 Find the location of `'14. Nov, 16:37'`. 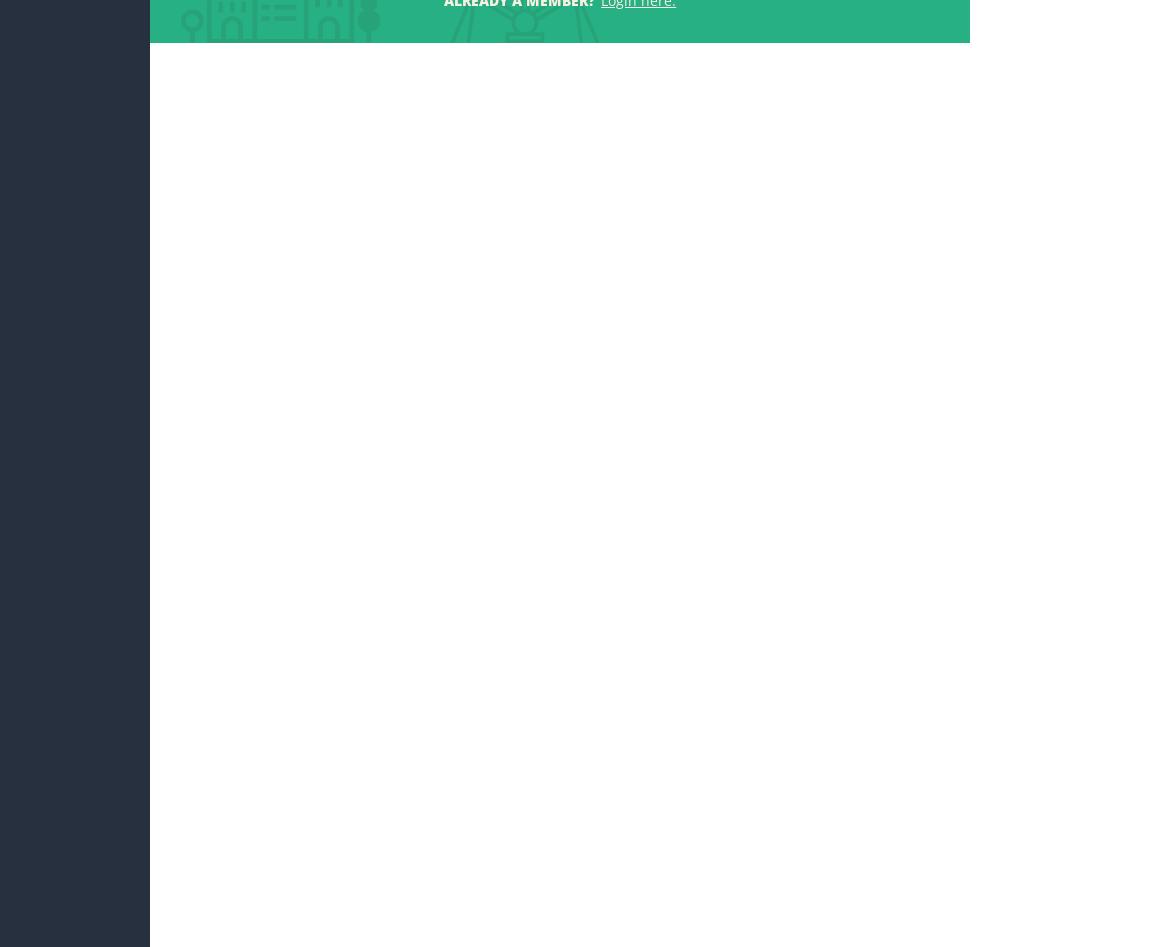

'14. Nov, 16:37' is located at coordinates (799, 424).